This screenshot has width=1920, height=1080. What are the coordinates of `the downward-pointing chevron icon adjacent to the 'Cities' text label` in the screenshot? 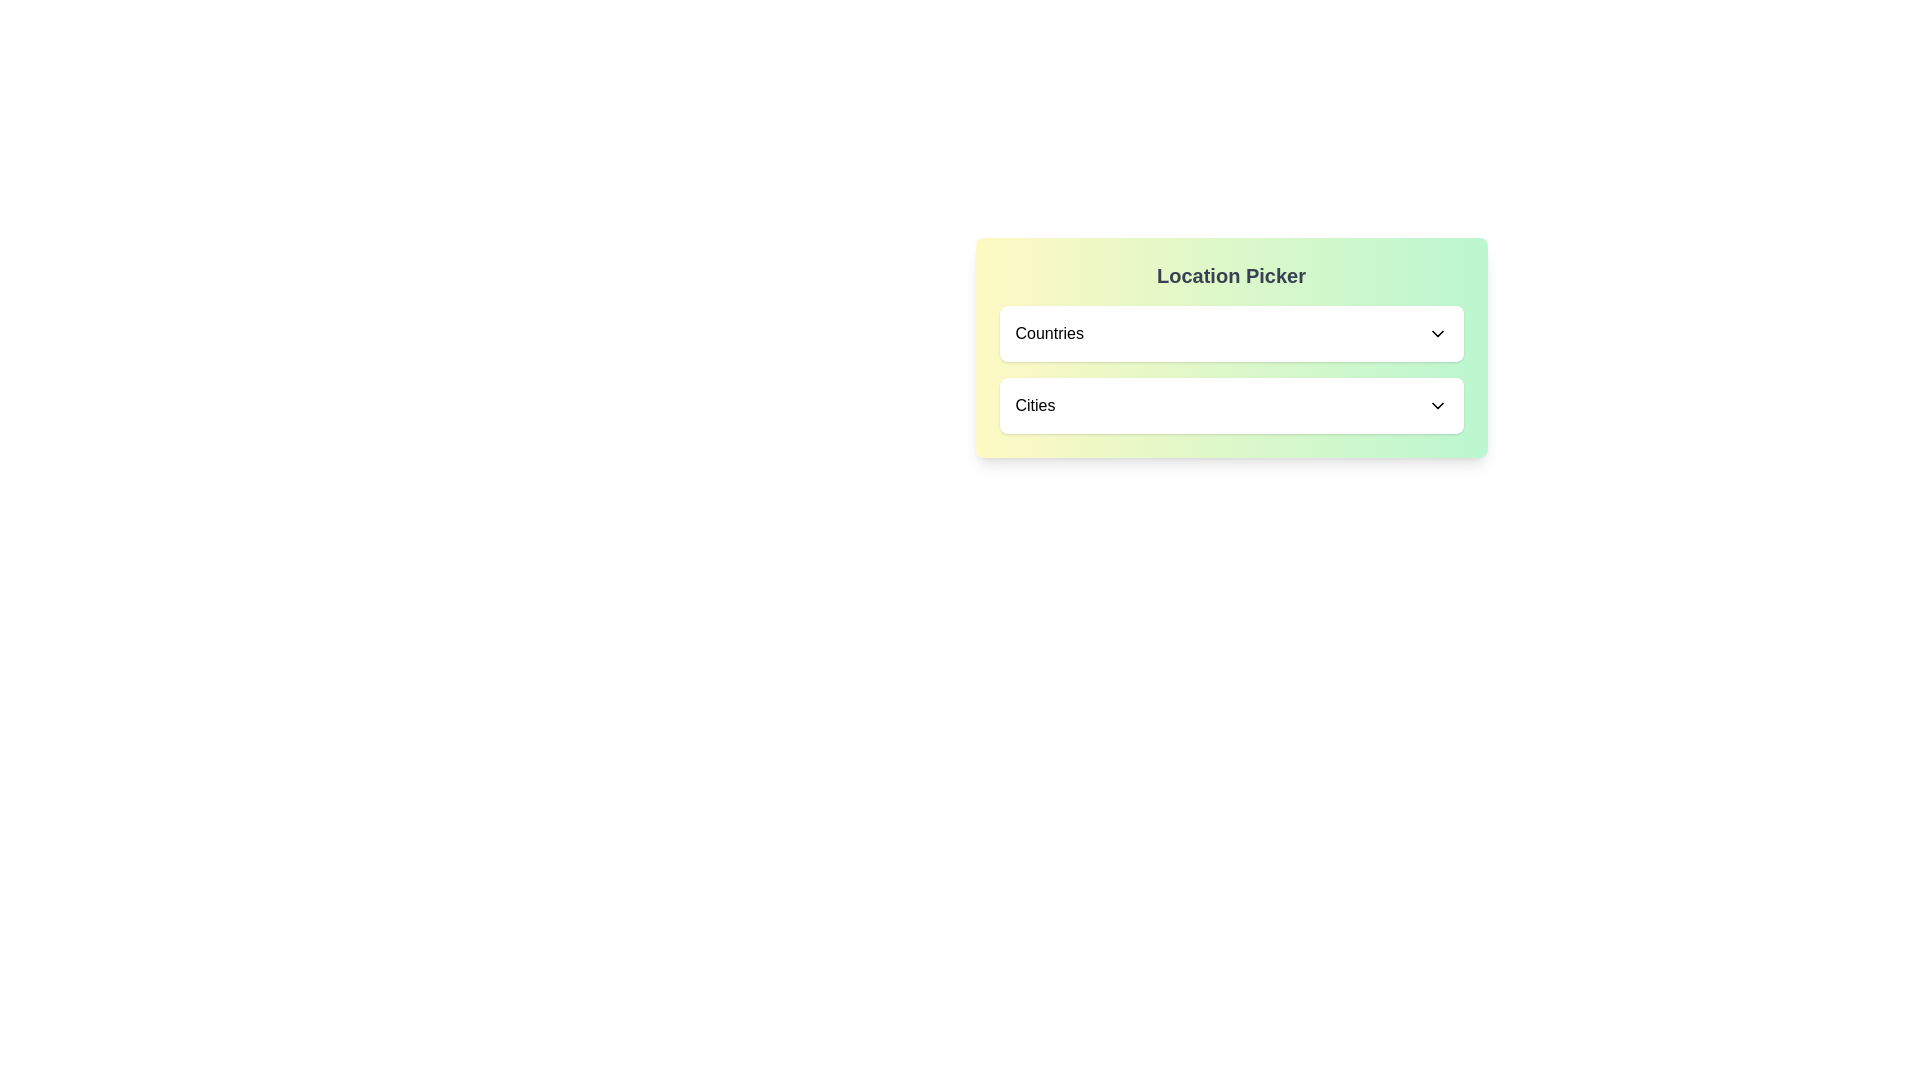 It's located at (1436, 405).